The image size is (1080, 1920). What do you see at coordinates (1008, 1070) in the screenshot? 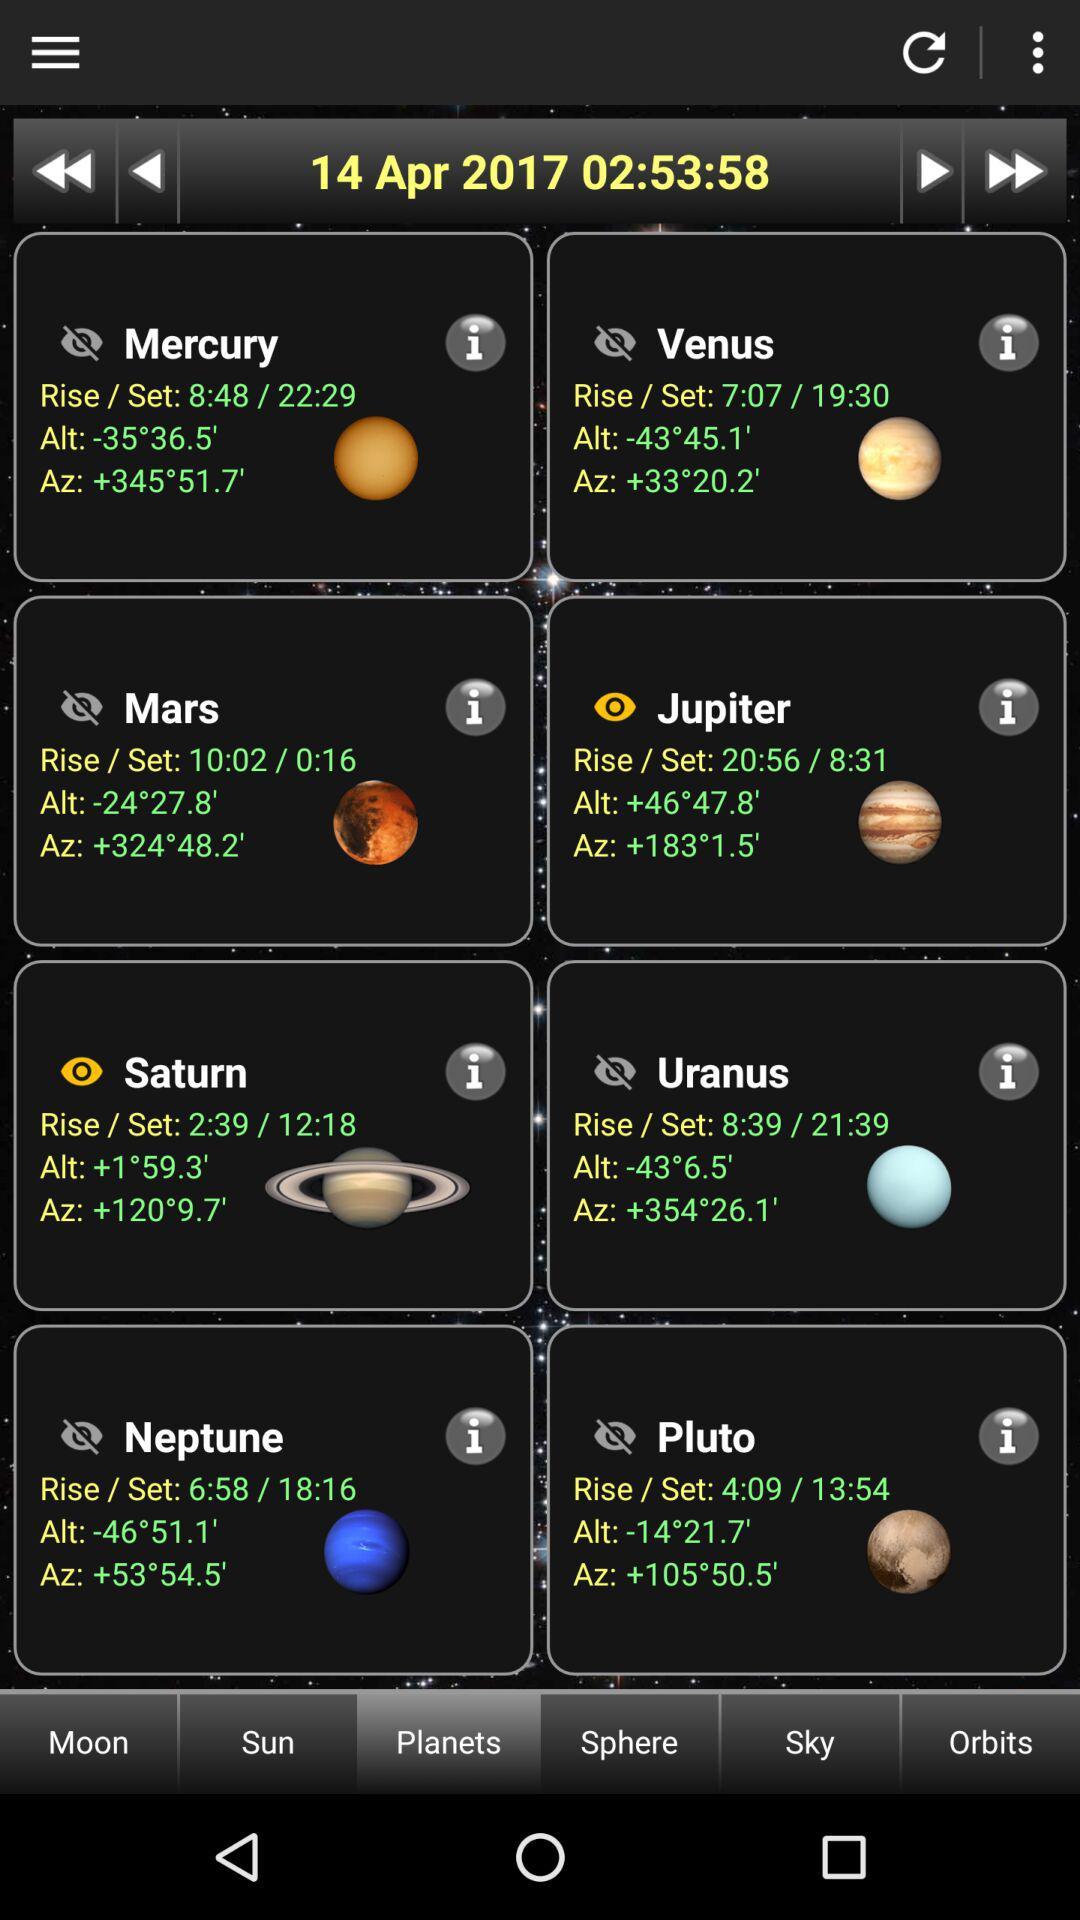
I see `show more information` at bounding box center [1008, 1070].